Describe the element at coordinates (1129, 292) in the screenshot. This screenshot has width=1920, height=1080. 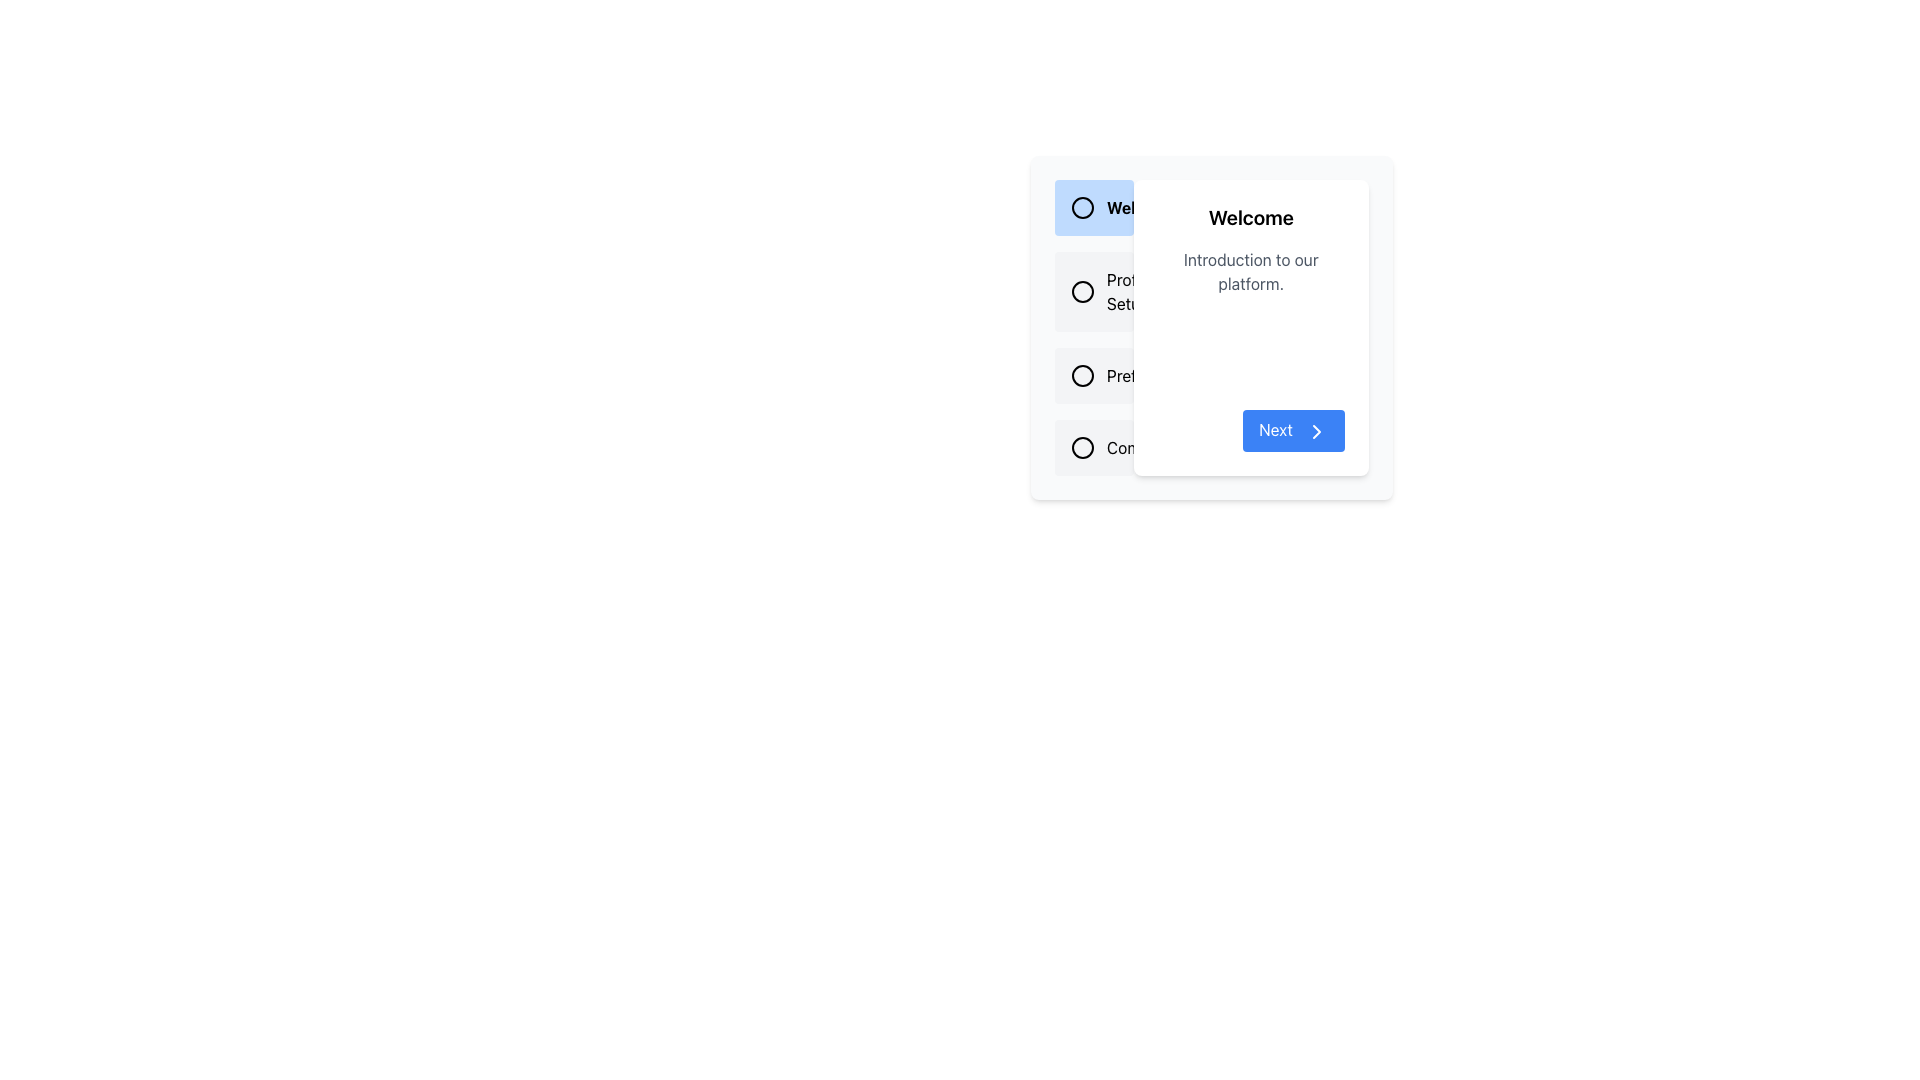
I see `the radio button associated with the 'Profile Setup' text label located below 'Welcome' and above 'Preferences' in the vertical list` at that location.